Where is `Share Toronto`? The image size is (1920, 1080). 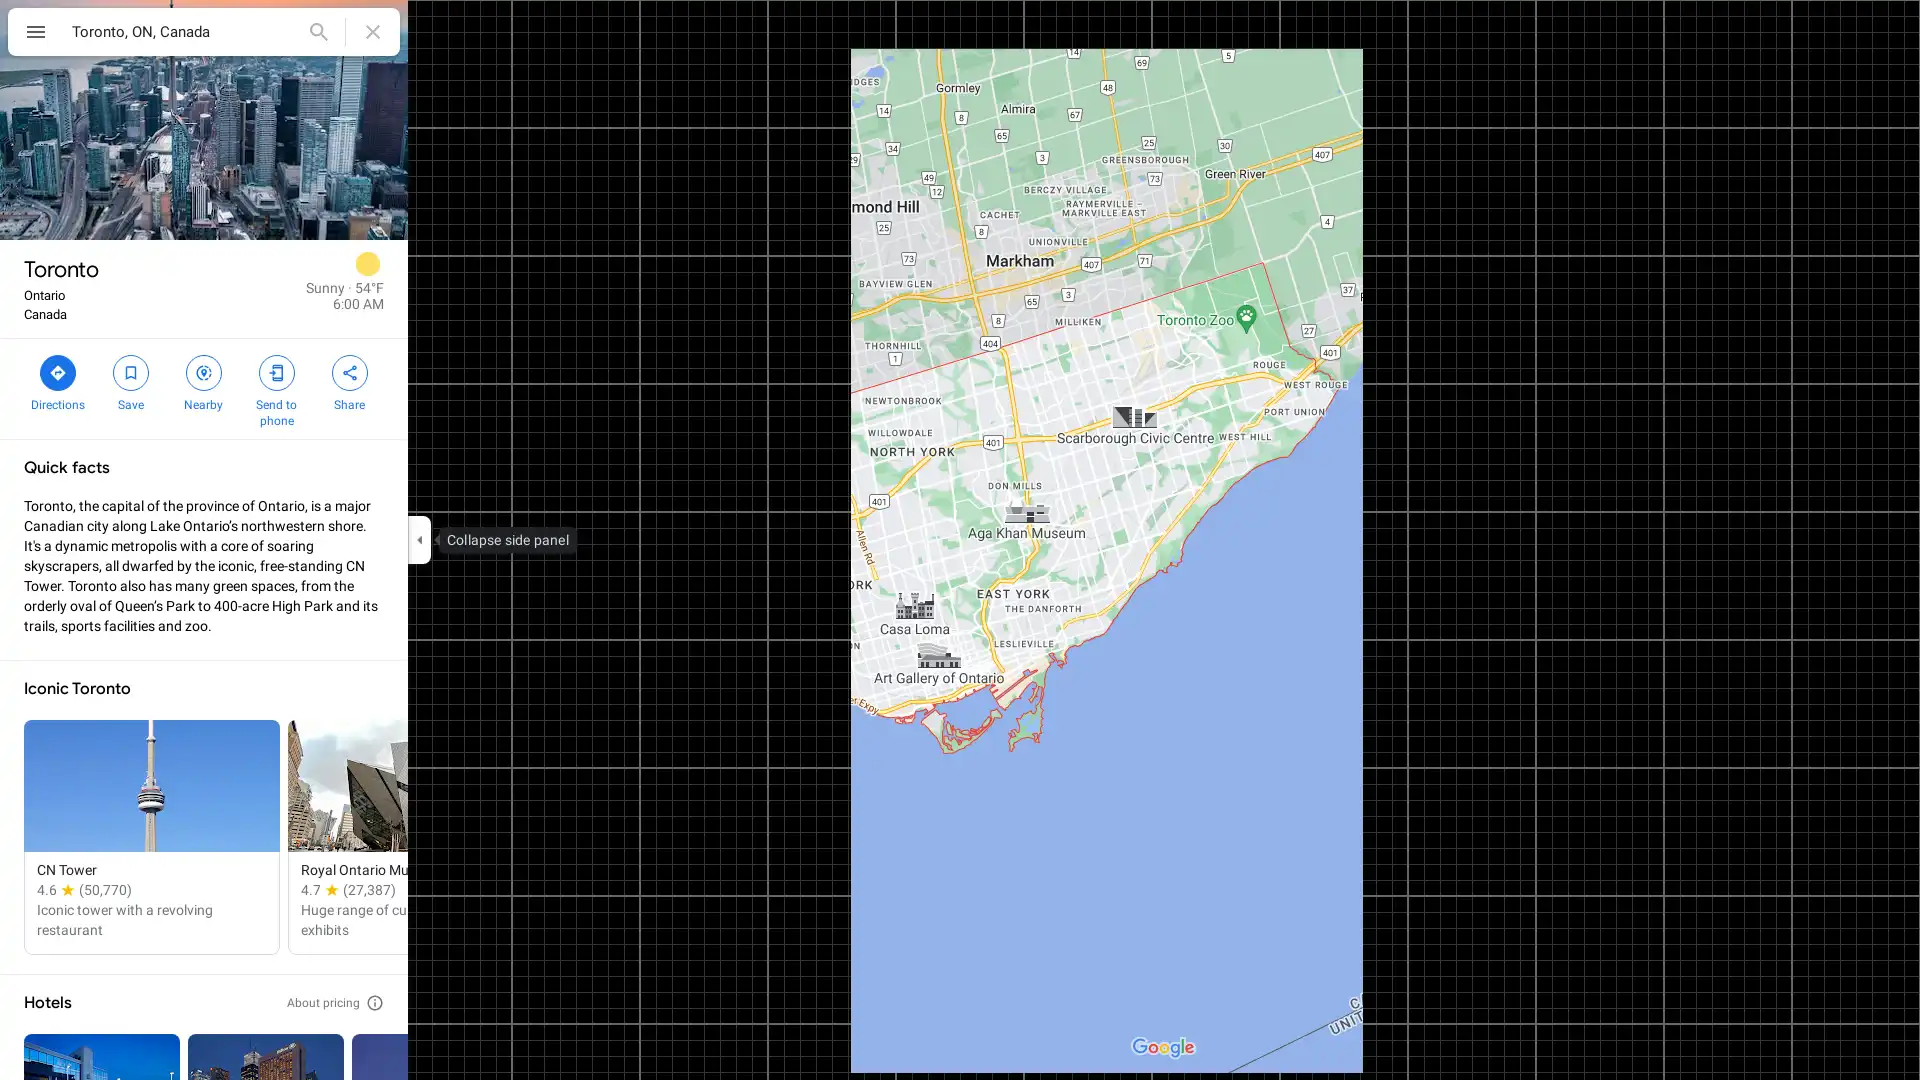 Share Toronto is located at coordinates (349, 381).